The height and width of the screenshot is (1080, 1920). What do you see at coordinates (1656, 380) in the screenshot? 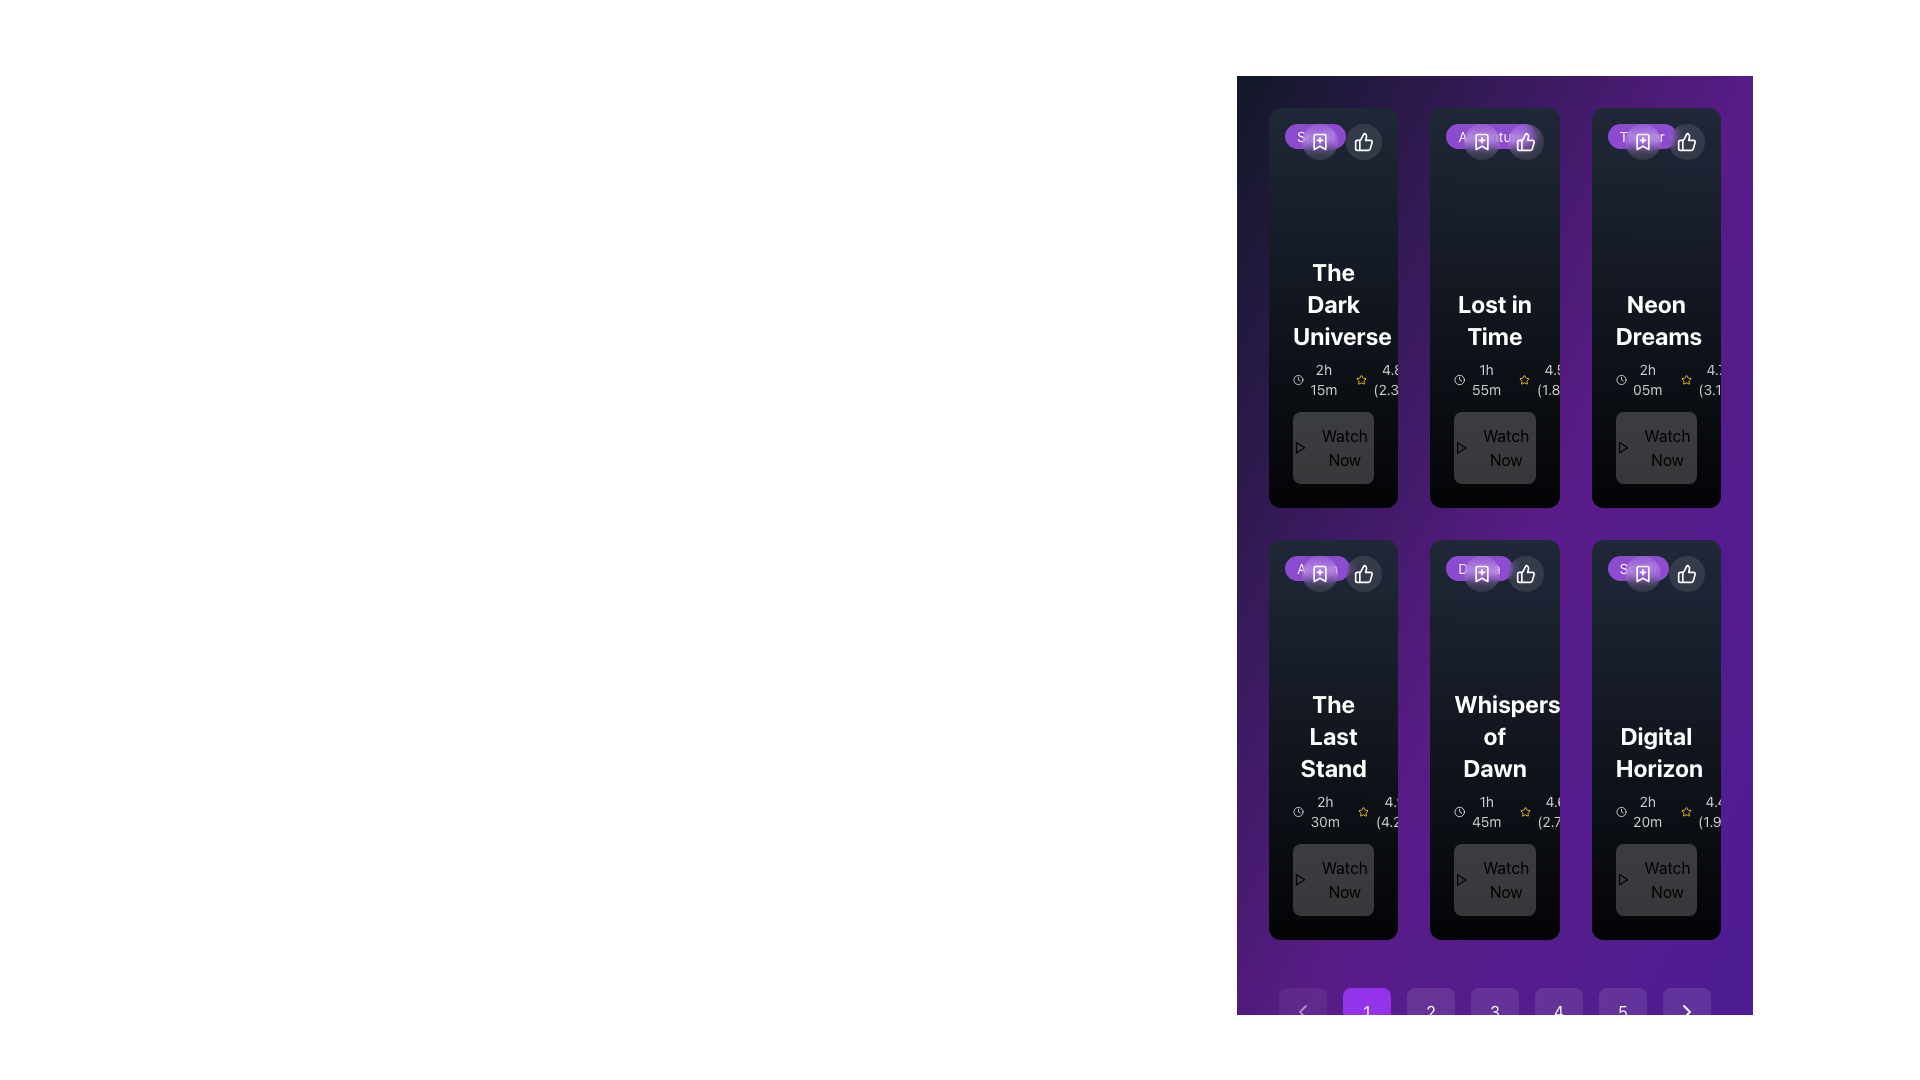
I see `the text-based informational element displaying the duration of the movie 'Neon Dreams', located above the rating and 'Watch Now' button in the card grid` at bounding box center [1656, 380].